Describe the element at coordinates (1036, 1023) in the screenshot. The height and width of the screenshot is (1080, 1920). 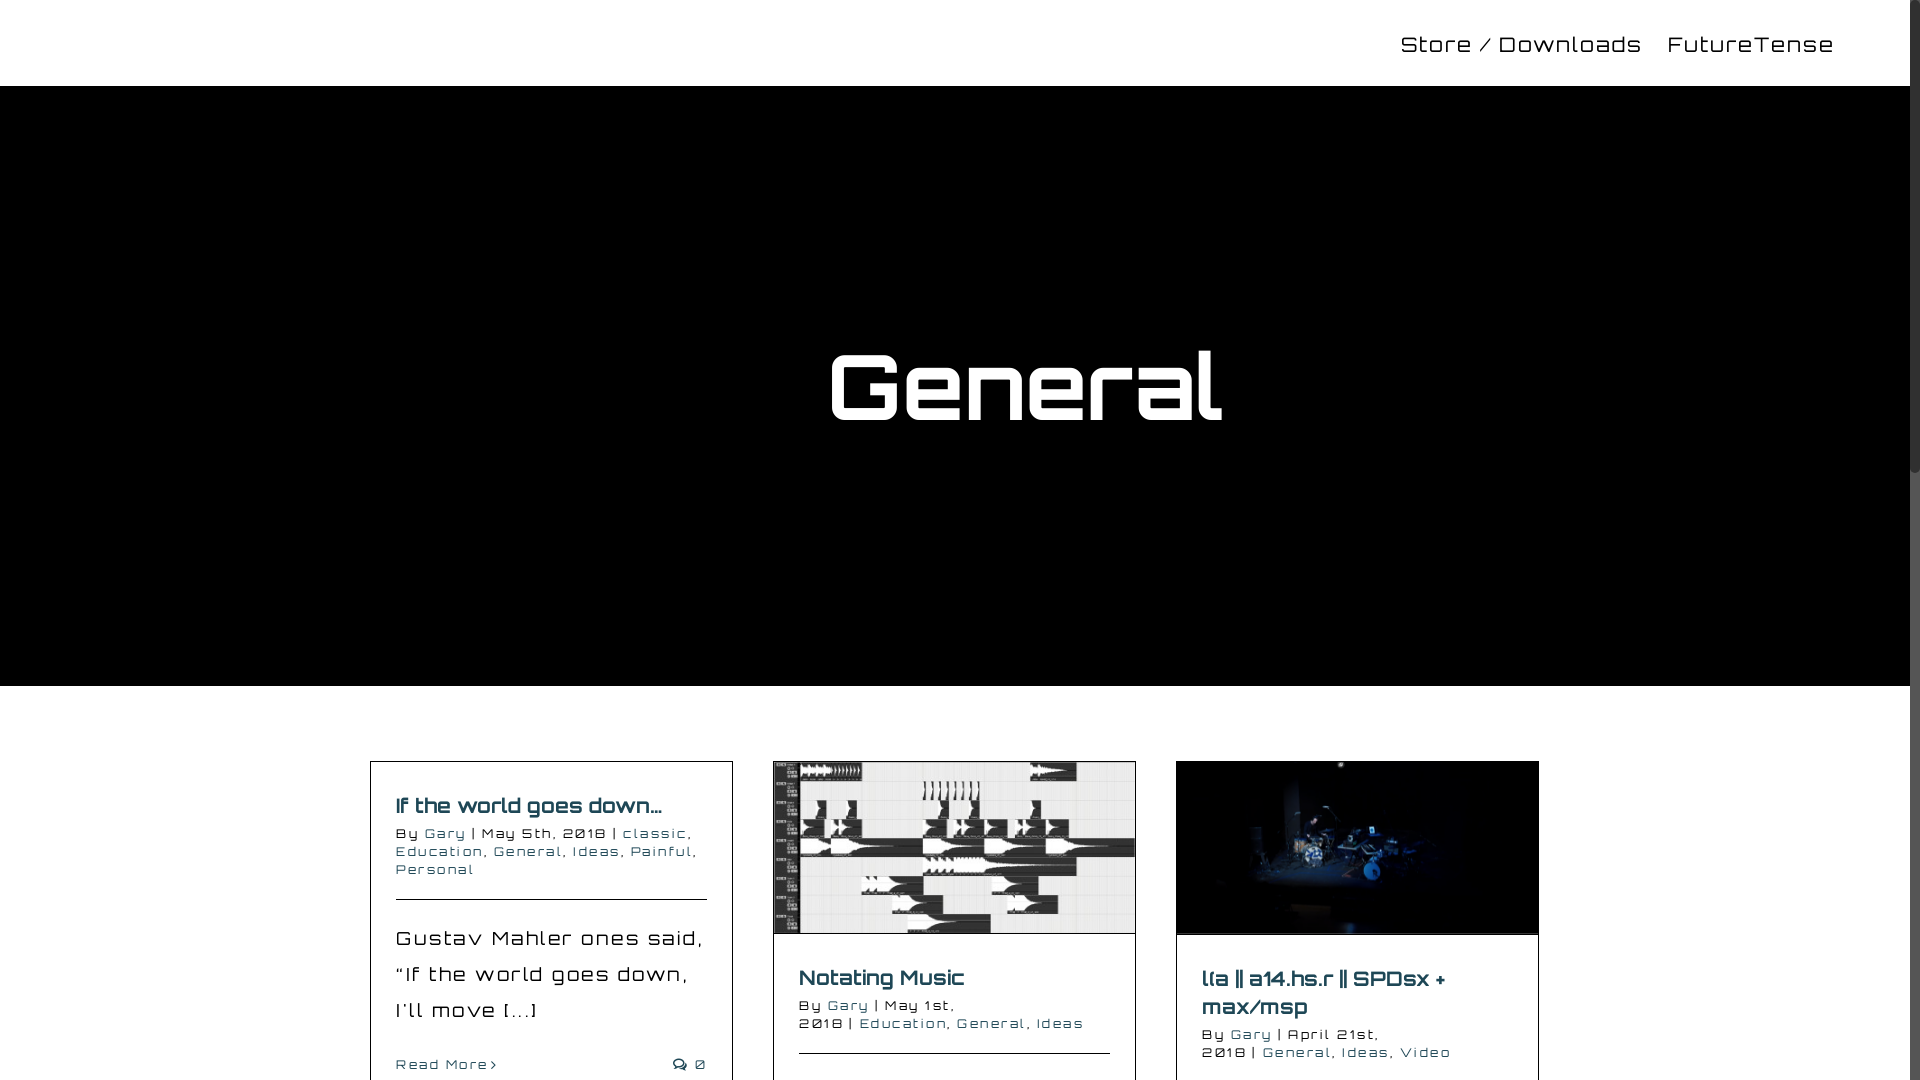
I see `'Ideas'` at that location.